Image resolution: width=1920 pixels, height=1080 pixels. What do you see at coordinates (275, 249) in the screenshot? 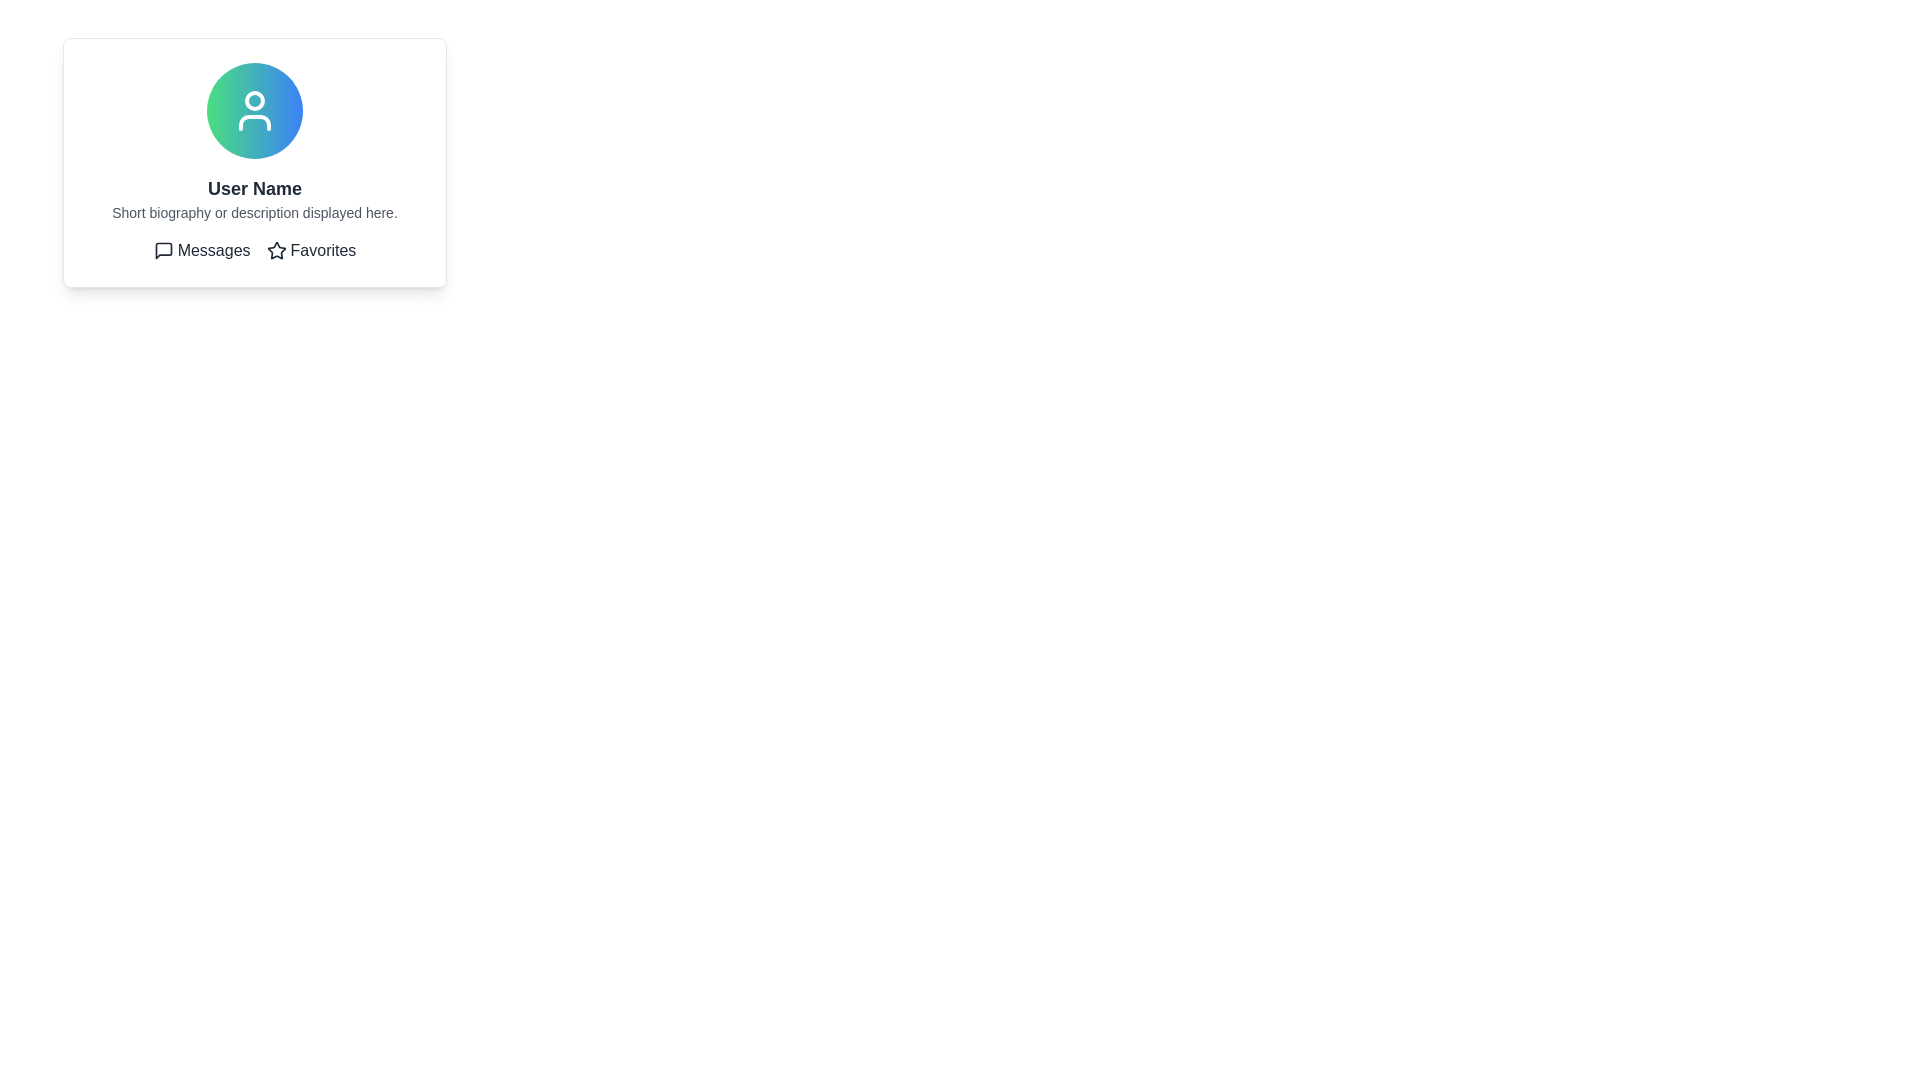
I see `the 'Favorites' icon located to the right of the 'Messages' label and above the 'Favorites' label in the user profile card section` at bounding box center [275, 249].